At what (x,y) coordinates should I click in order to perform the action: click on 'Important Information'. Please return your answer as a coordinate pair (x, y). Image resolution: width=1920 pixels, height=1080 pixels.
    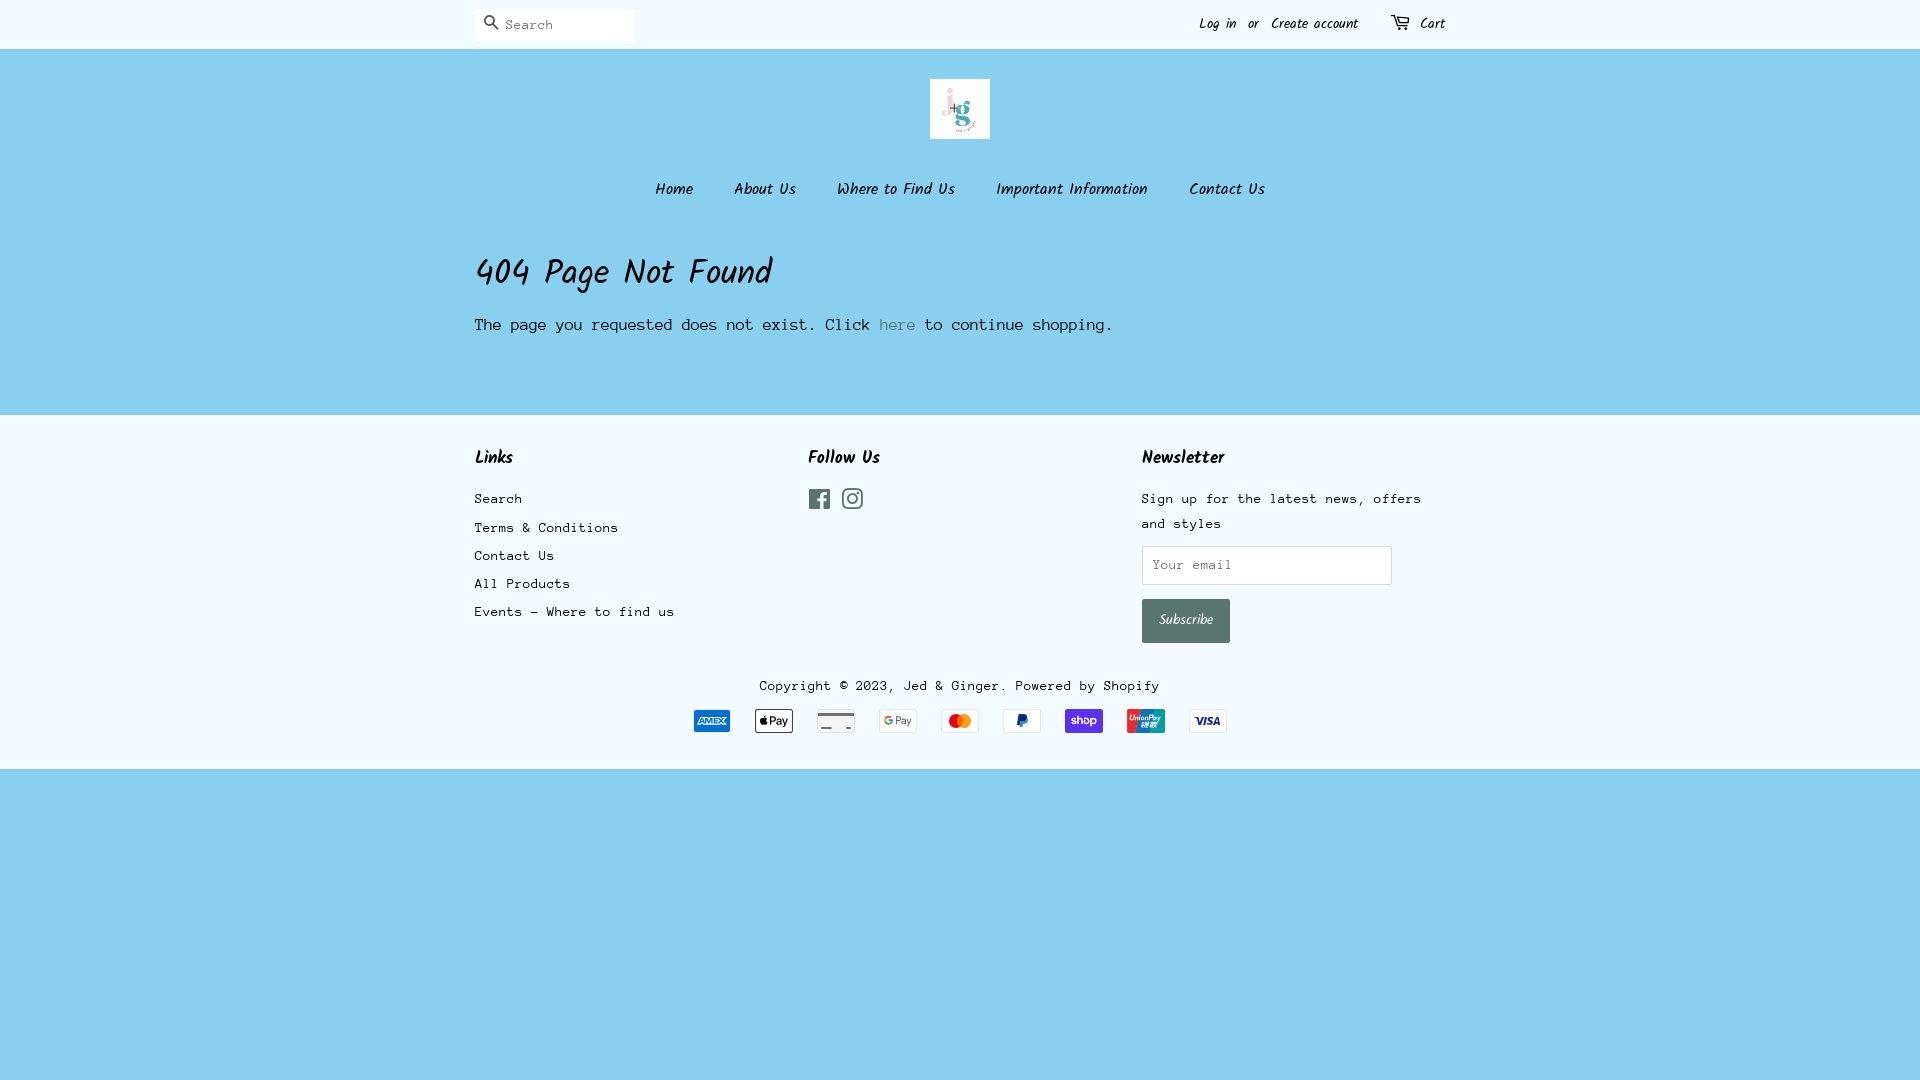
    Looking at the image, I should click on (1073, 189).